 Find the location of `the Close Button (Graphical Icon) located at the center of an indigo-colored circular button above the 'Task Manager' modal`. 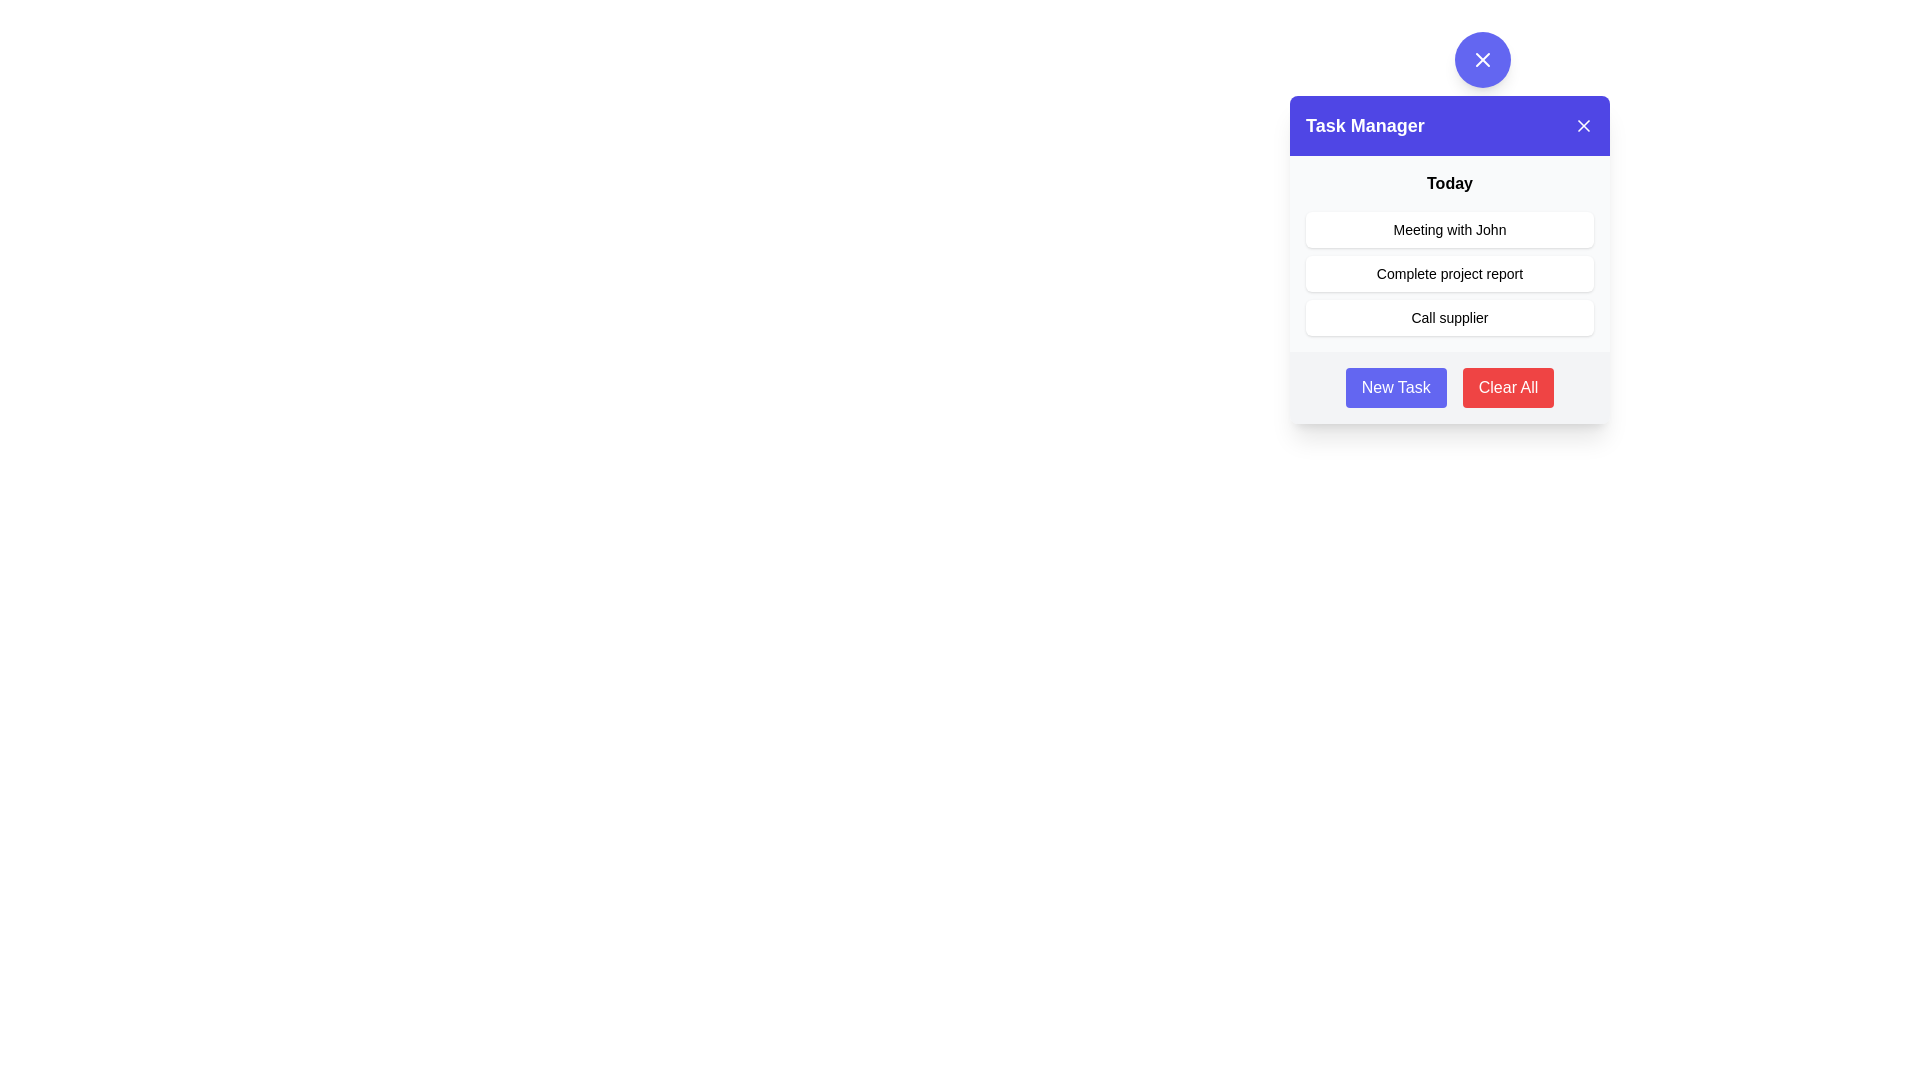

the Close Button (Graphical Icon) located at the center of an indigo-colored circular button above the 'Task Manager' modal is located at coordinates (1482, 59).